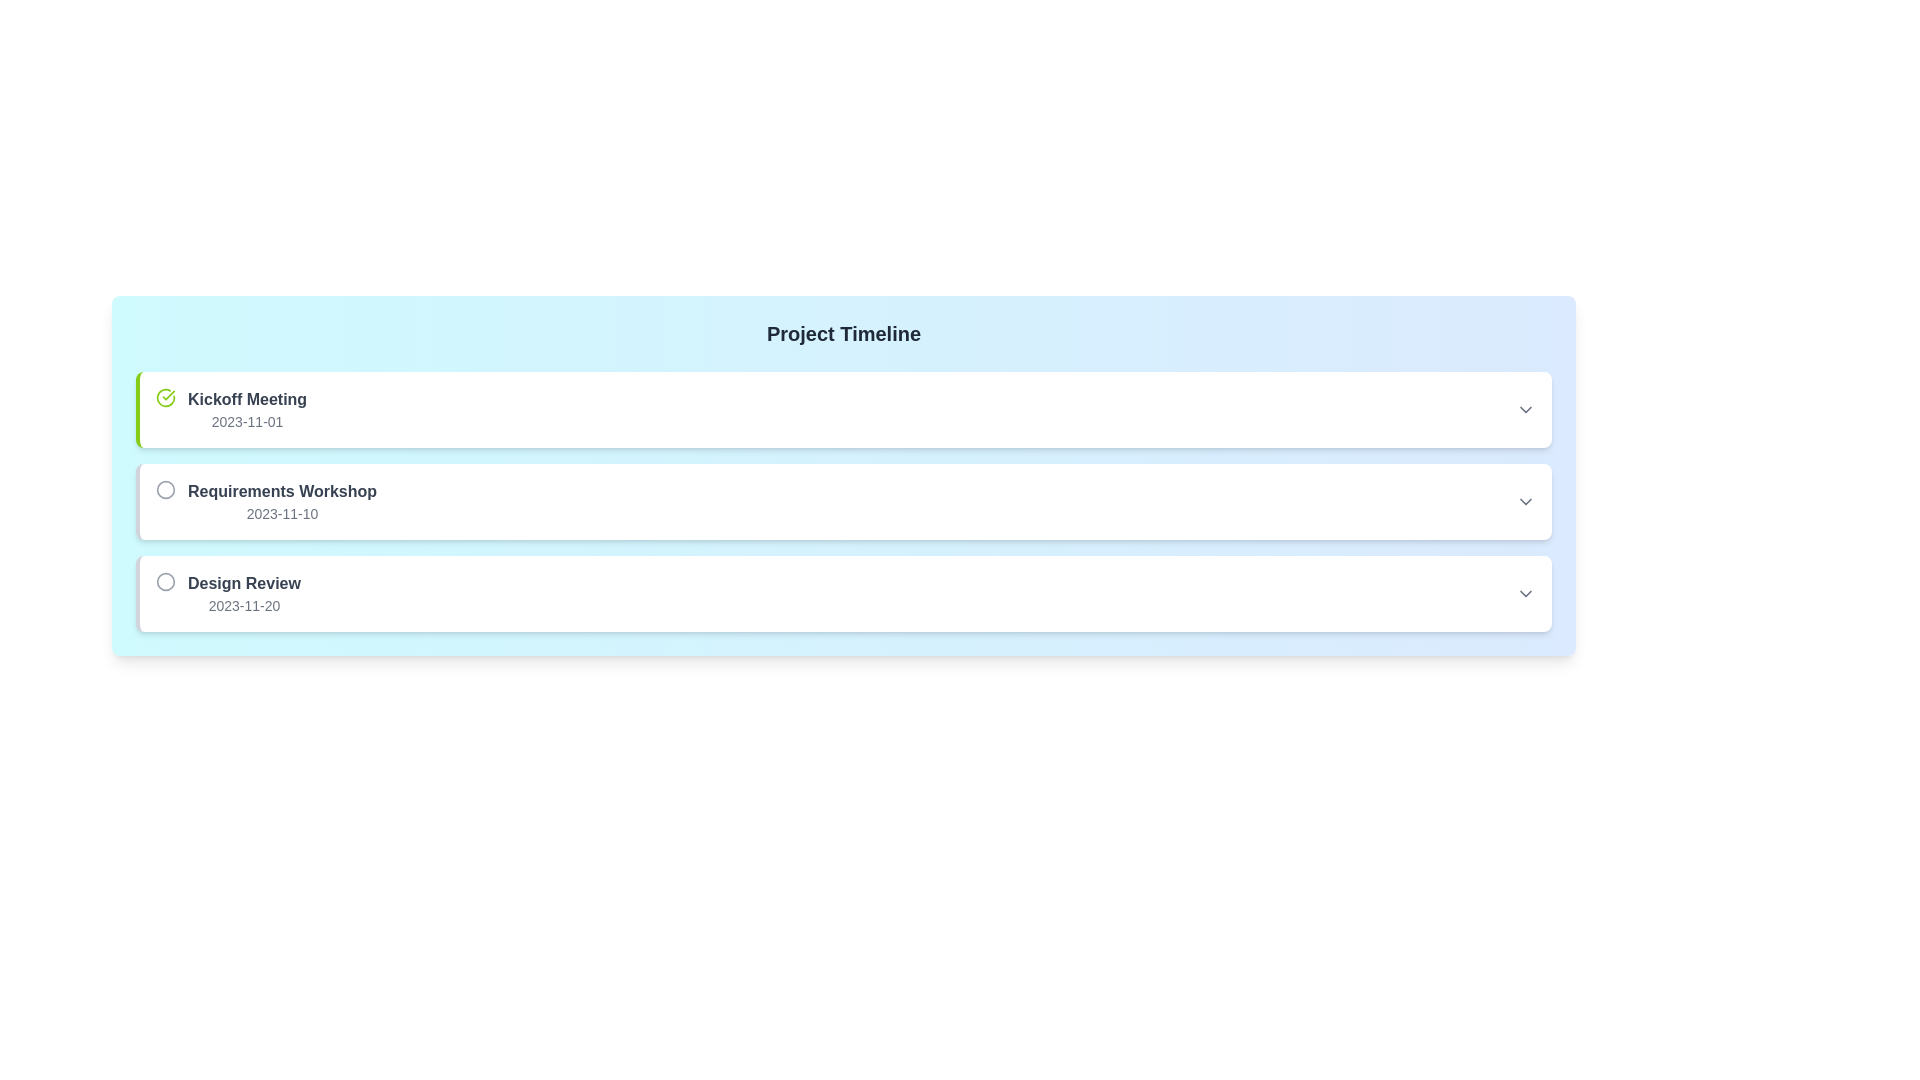  I want to click on the static text element displaying the date associated with the 'Kickoff Meeting', which is located below the main title text 'Kickoff Meeting', so click(246, 420).